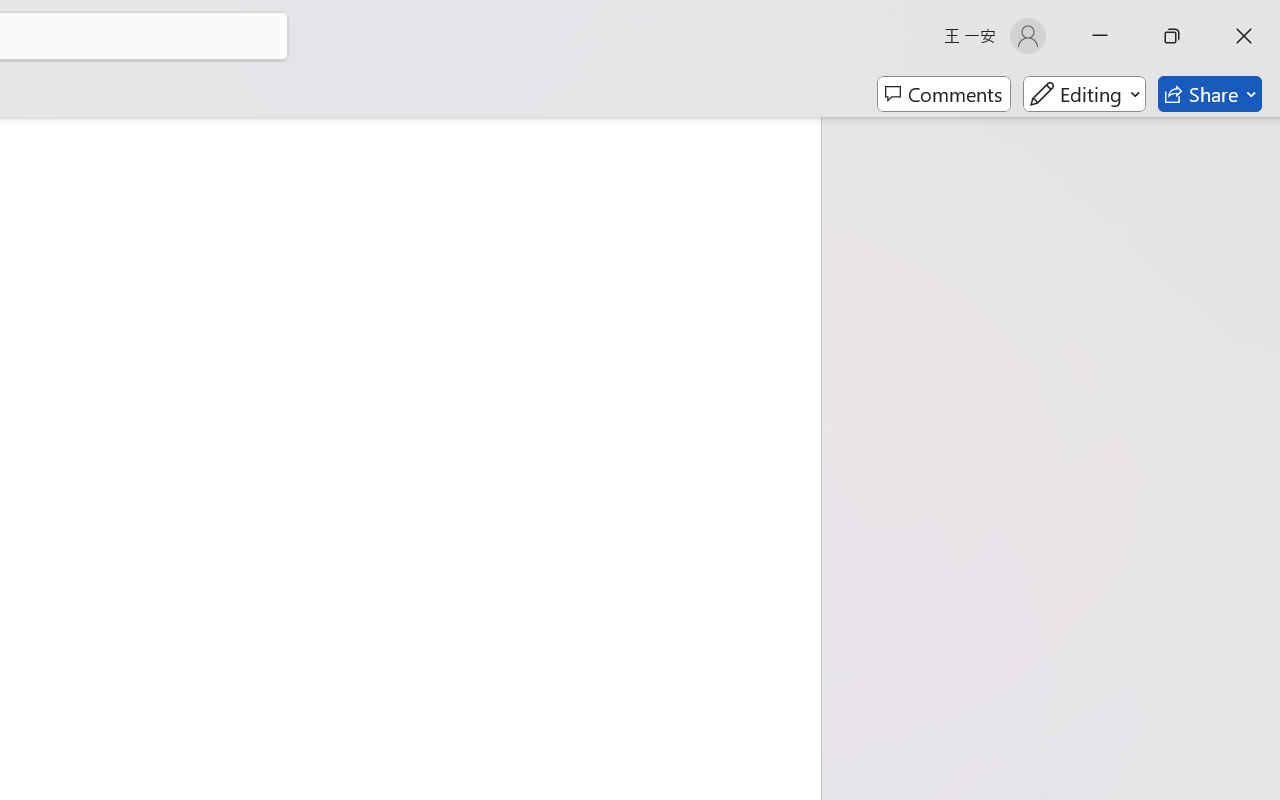 The image size is (1280, 800). What do you see at coordinates (1243, 35) in the screenshot?
I see `'Close'` at bounding box center [1243, 35].